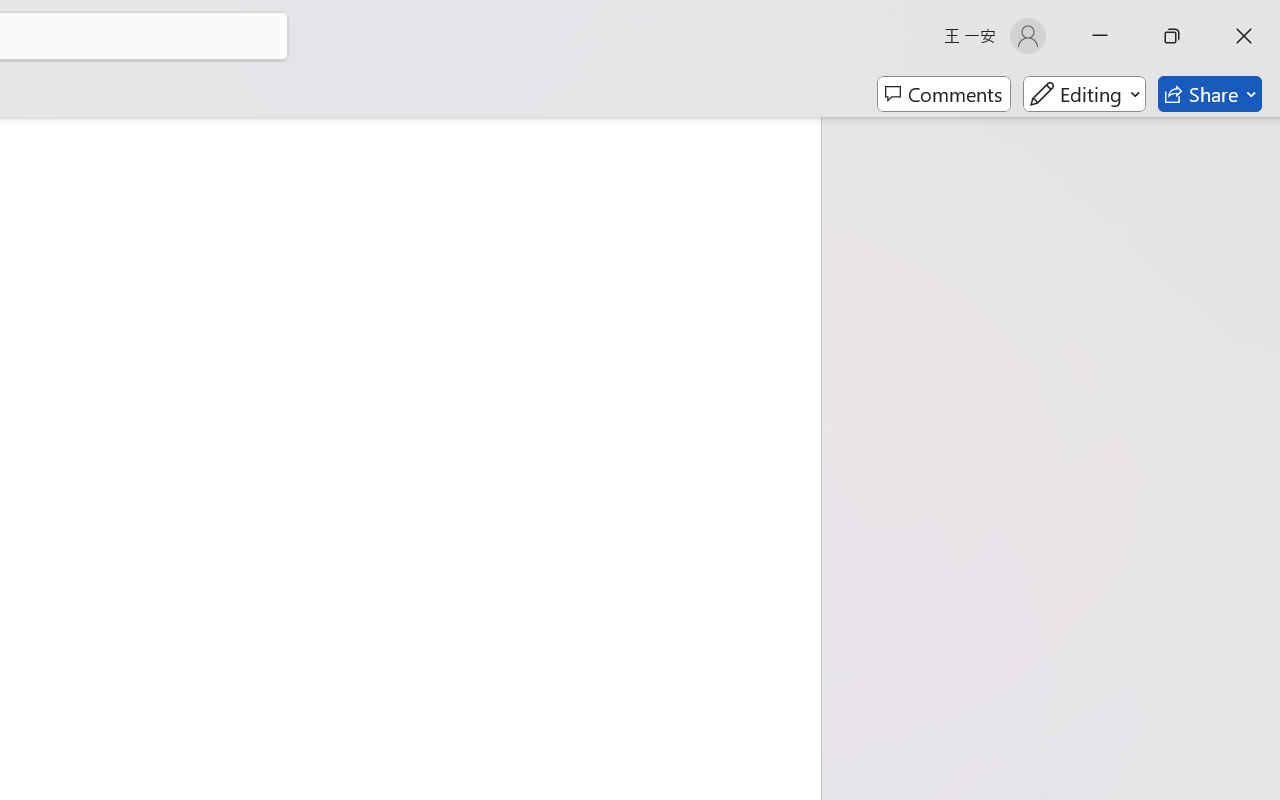 The image size is (1280, 800). What do you see at coordinates (1243, 35) in the screenshot?
I see `'Close'` at bounding box center [1243, 35].